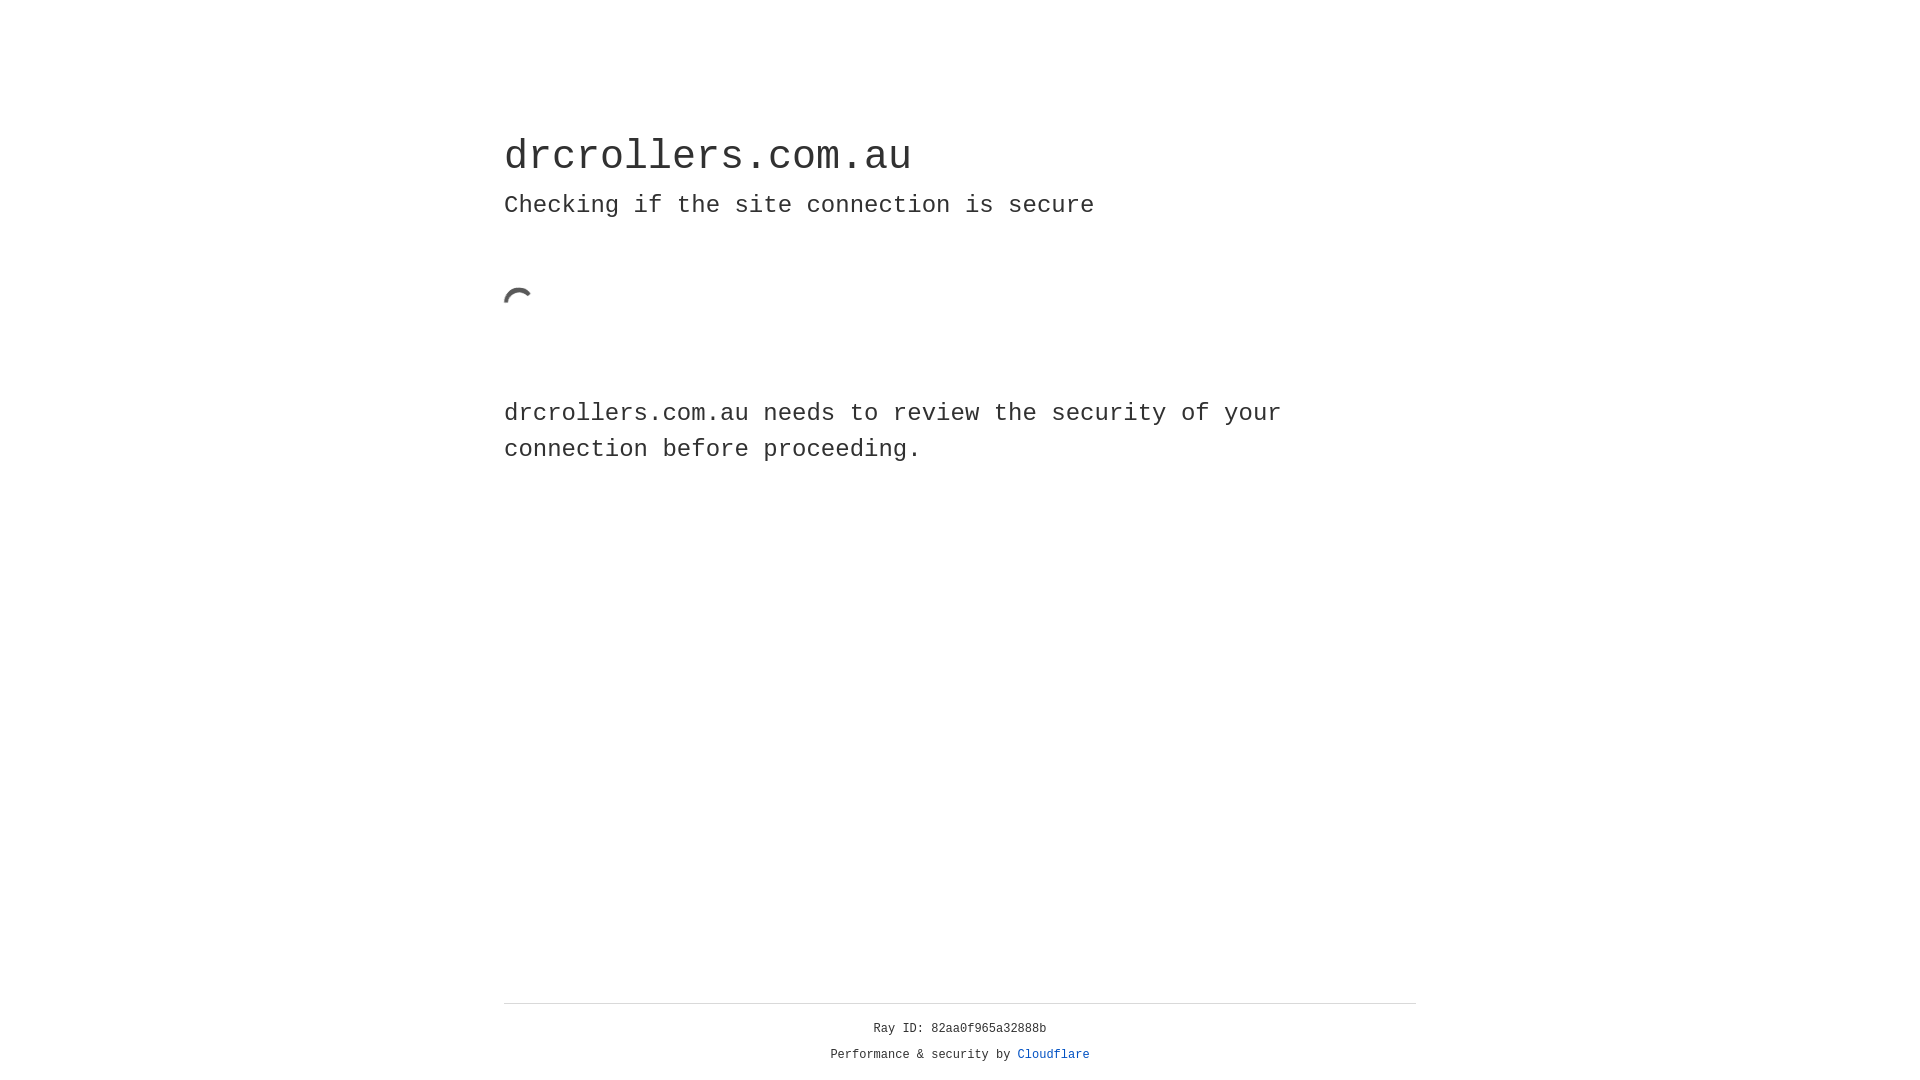 The image size is (1920, 1080). I want to click on 'Cloudflare', so click(1017, 1054).